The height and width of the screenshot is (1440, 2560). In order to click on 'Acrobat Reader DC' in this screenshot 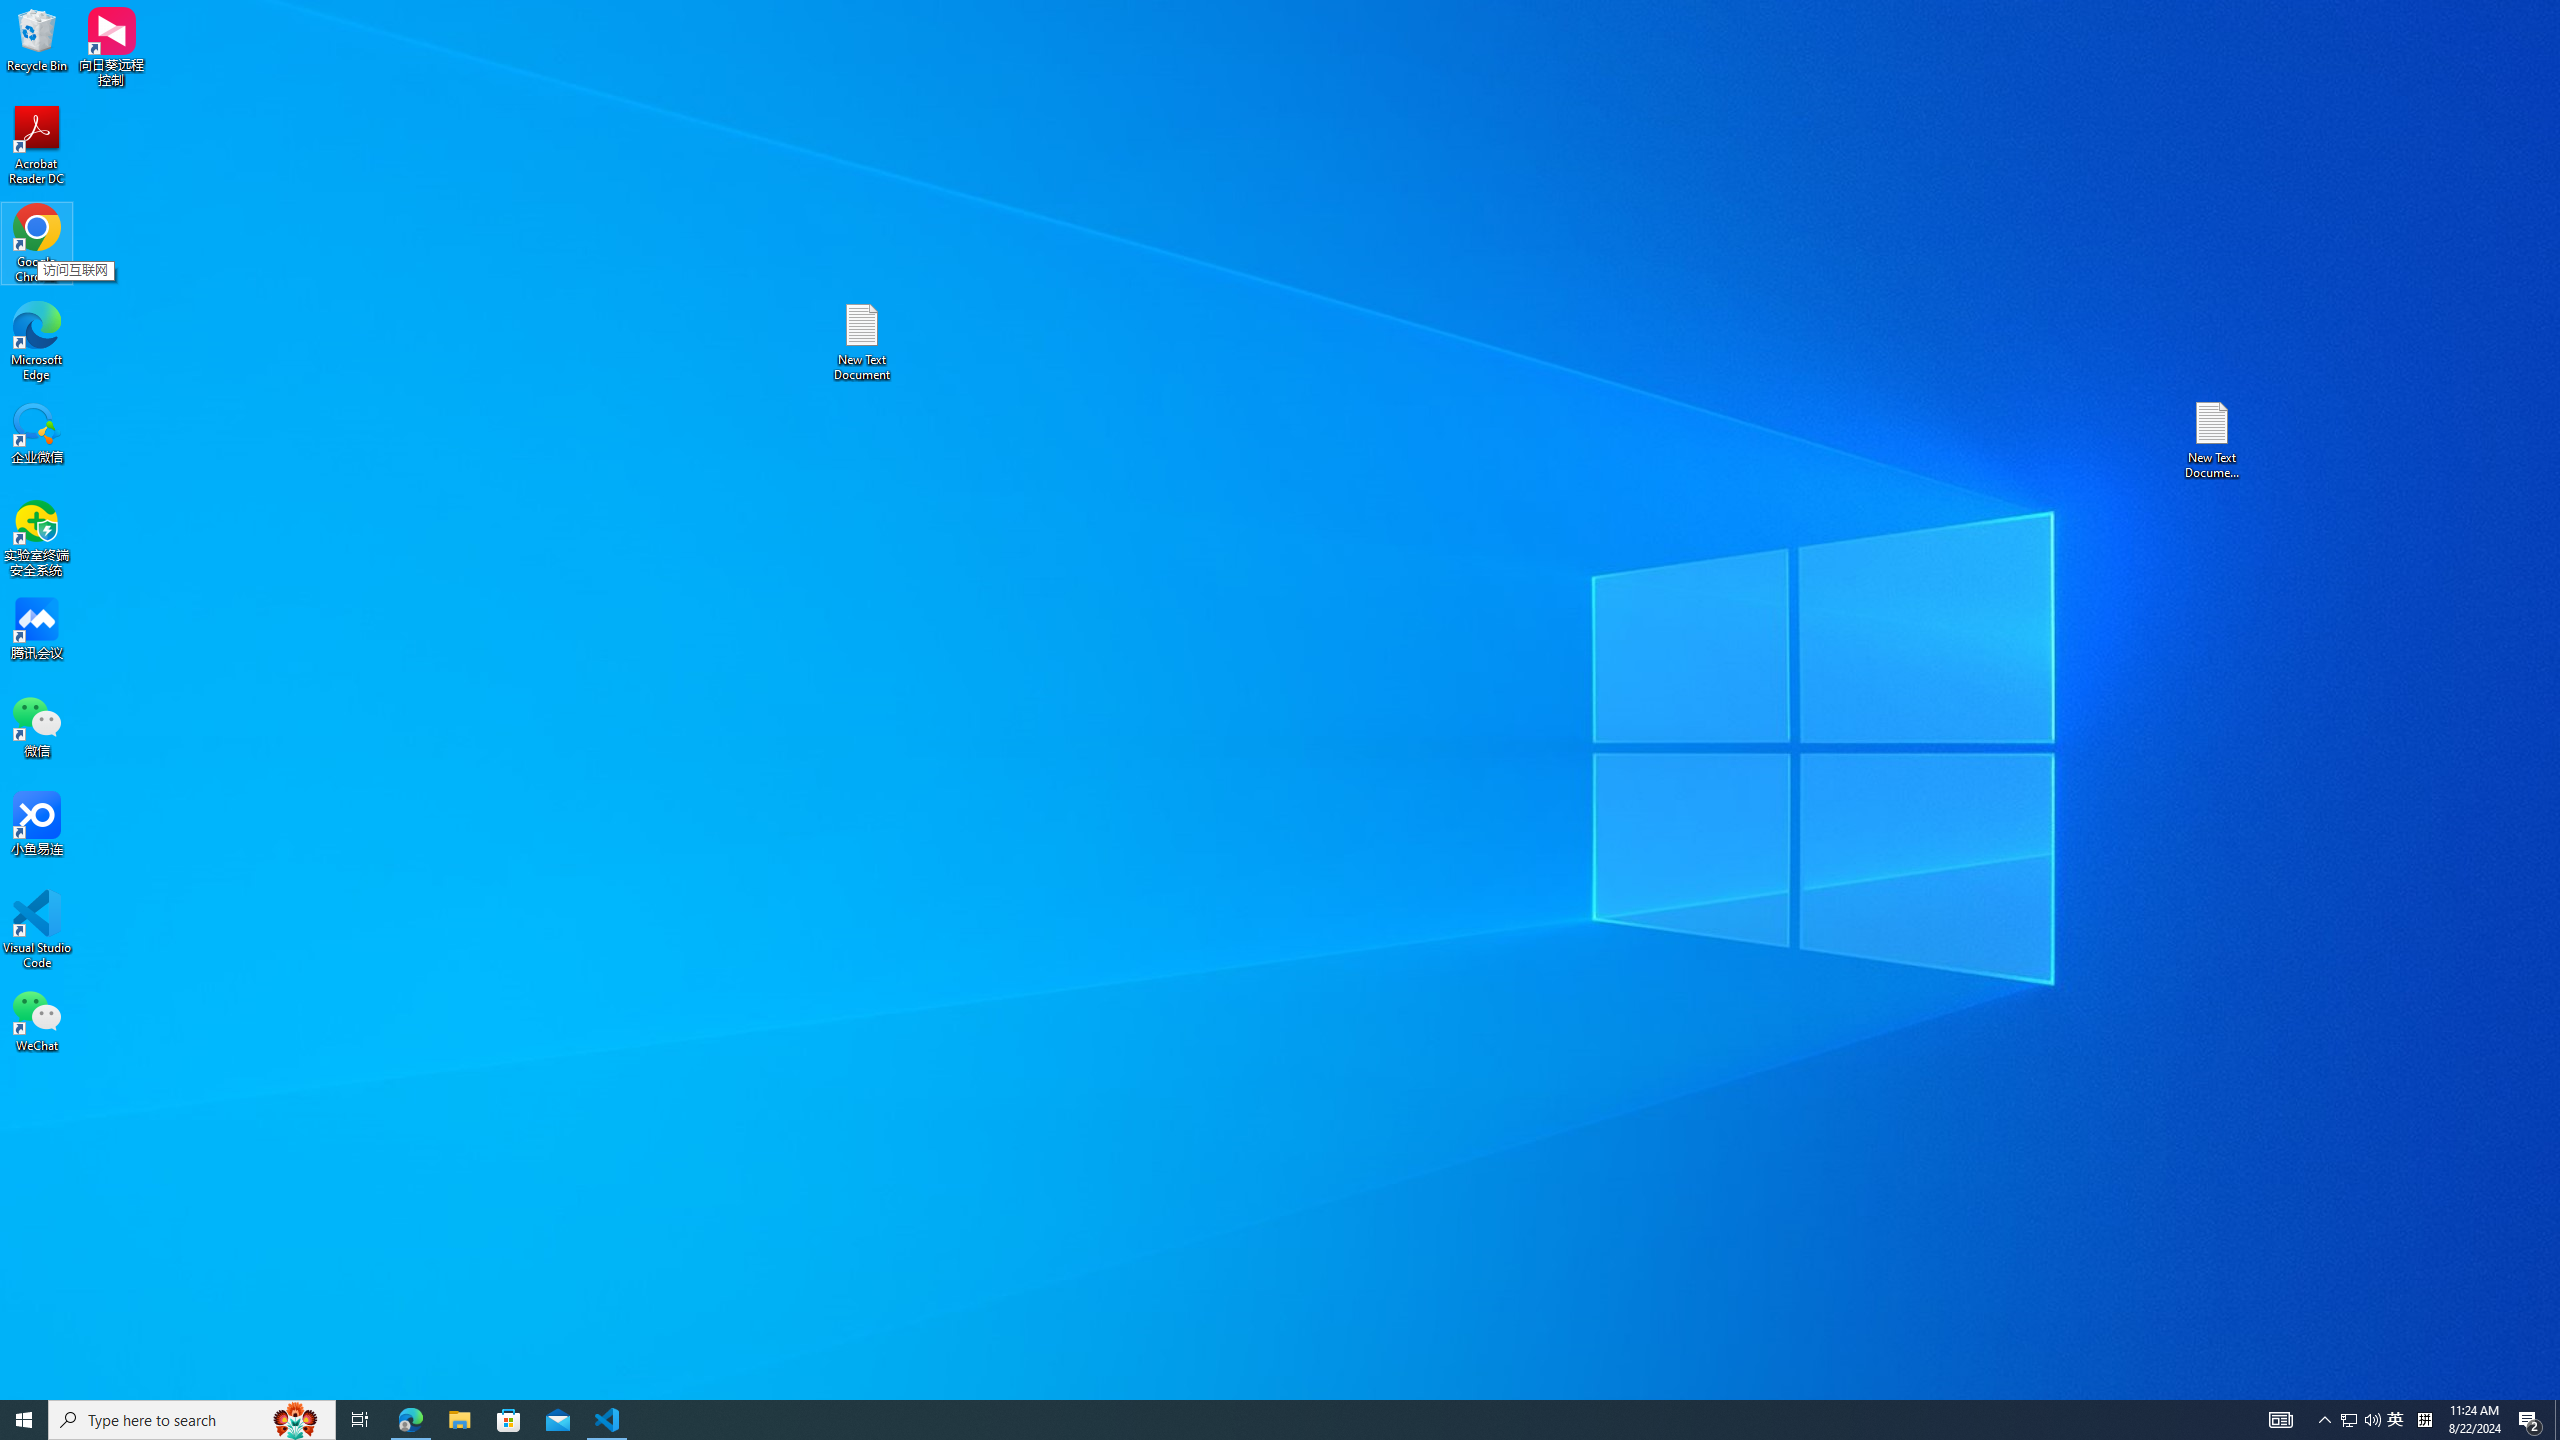, I will do `click(36, 145)`.